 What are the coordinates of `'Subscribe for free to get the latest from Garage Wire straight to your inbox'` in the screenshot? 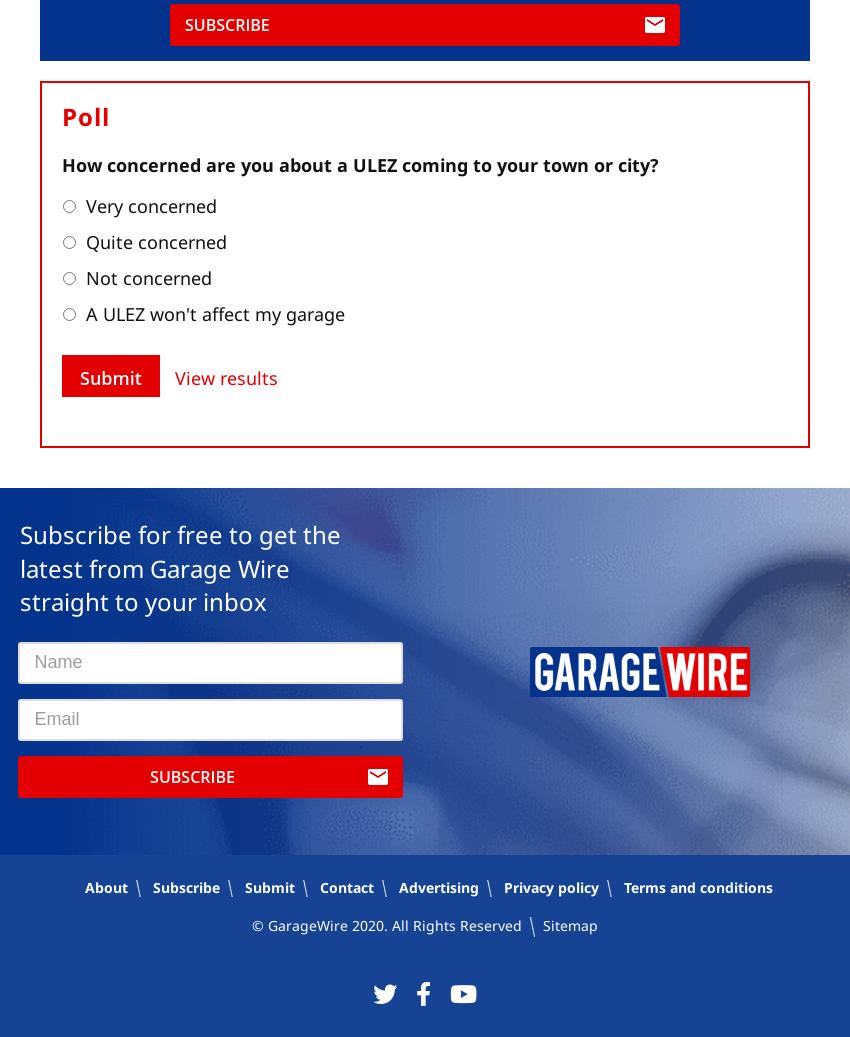 It's located at (18, 567).